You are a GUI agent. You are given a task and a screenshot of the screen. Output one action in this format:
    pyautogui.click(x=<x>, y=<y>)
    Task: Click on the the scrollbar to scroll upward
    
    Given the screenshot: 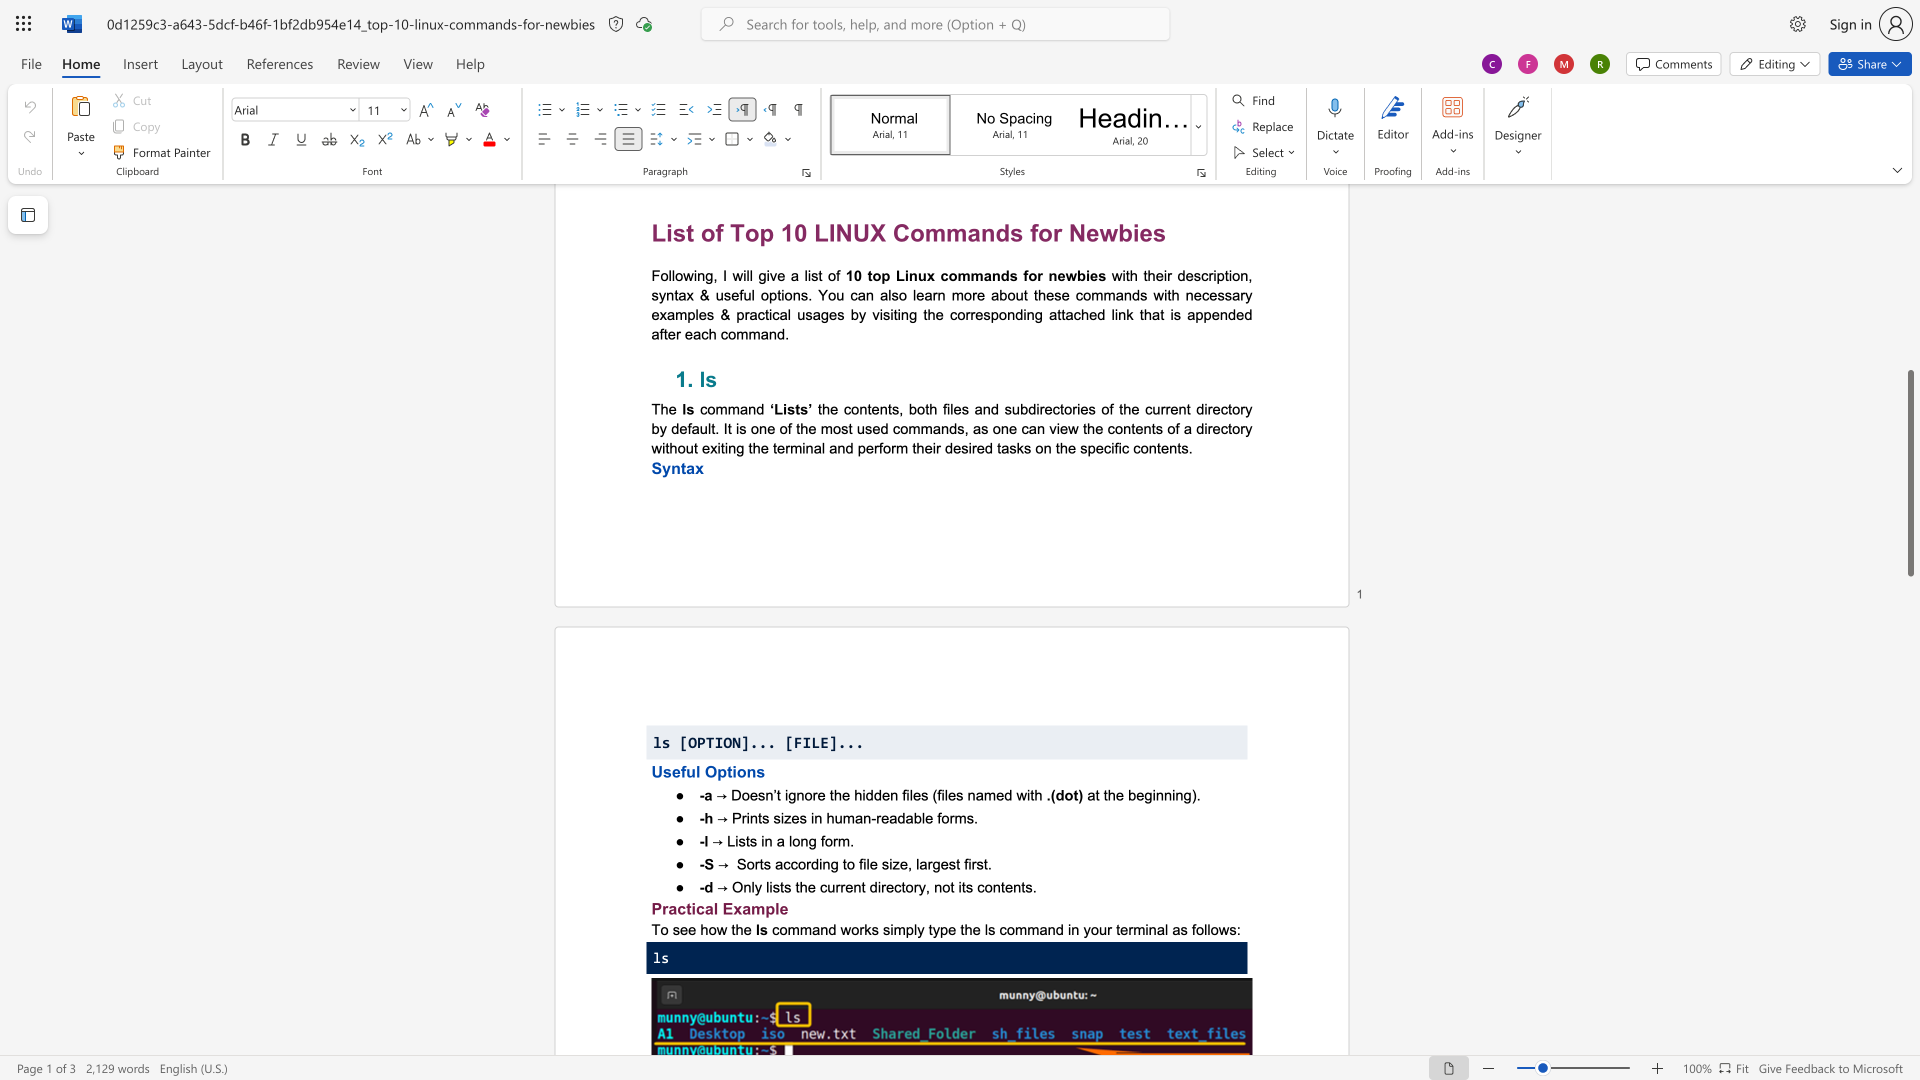 What is the action you would take?
    pyautogui.click(x=1909, y=419)
    